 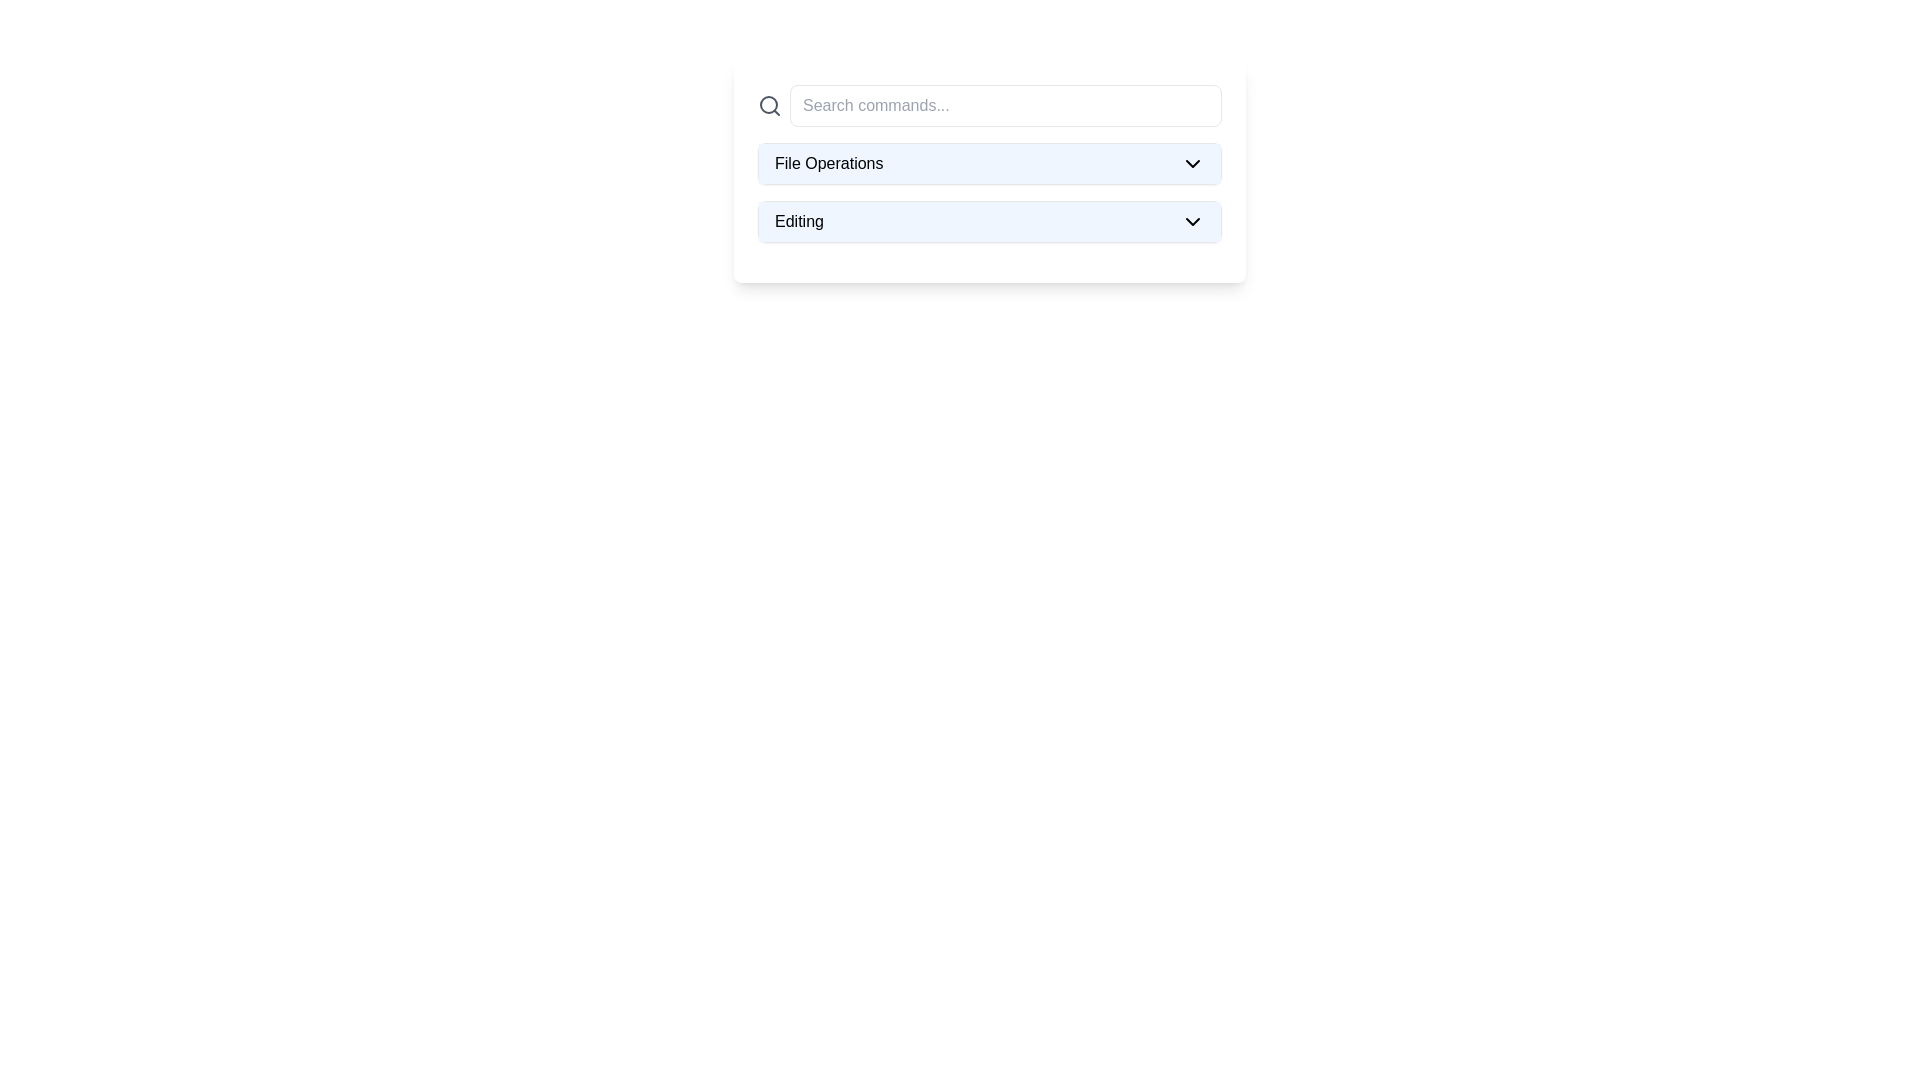 What do you see at coordinates (989, 222) in the screenshot?
I see `the 'Editing' dropdown menu trigger` at bounding box center [989, 222].